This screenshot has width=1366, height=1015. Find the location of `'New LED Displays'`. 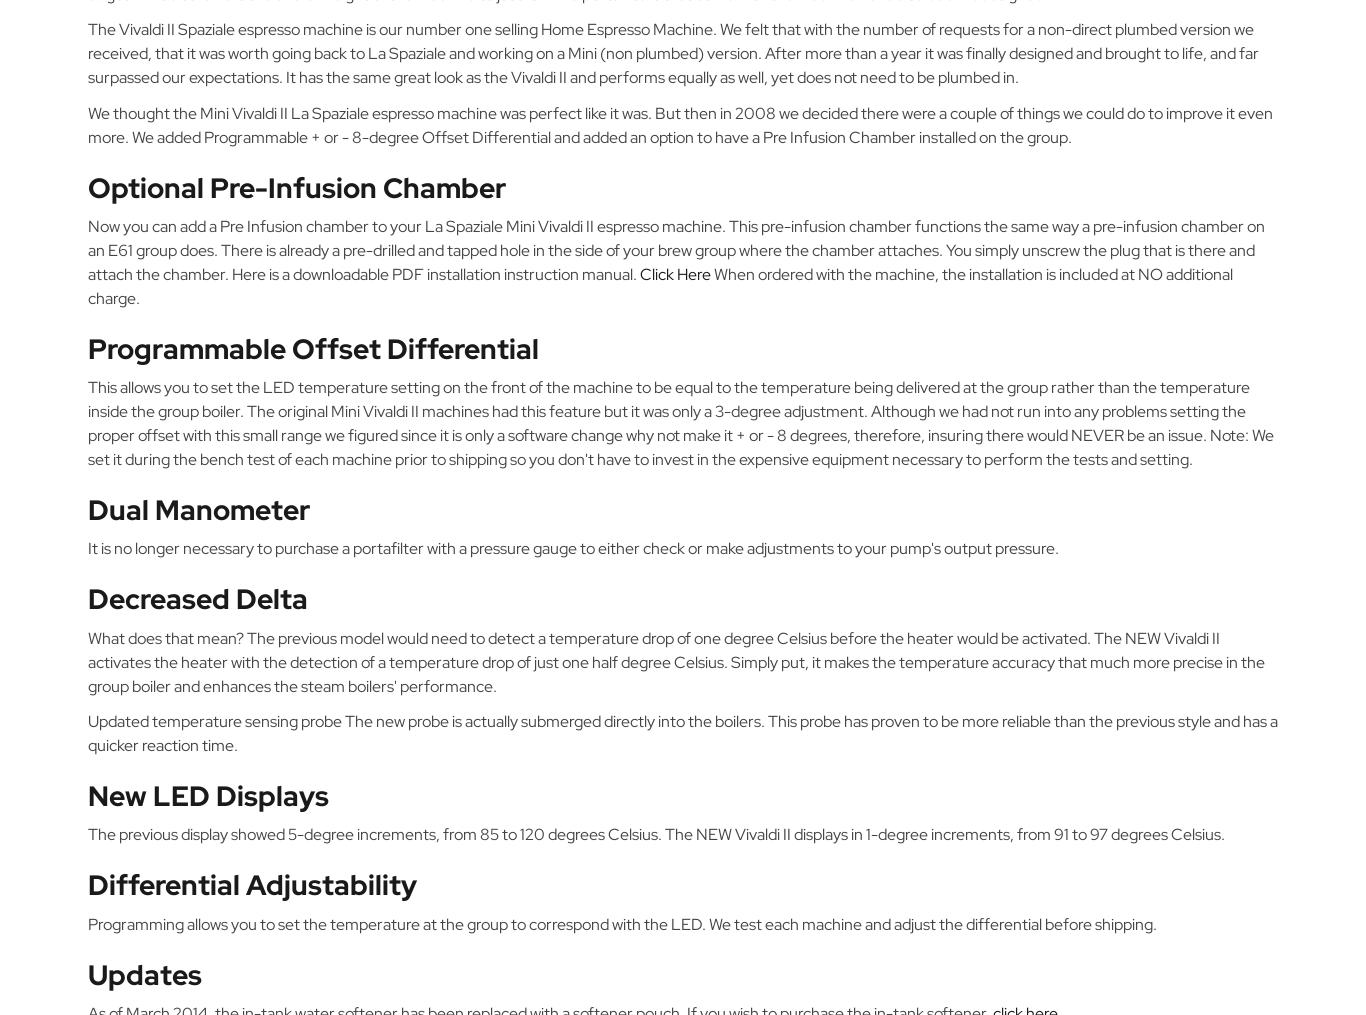

'New LED Displays' is located at coordinates (207, 794).